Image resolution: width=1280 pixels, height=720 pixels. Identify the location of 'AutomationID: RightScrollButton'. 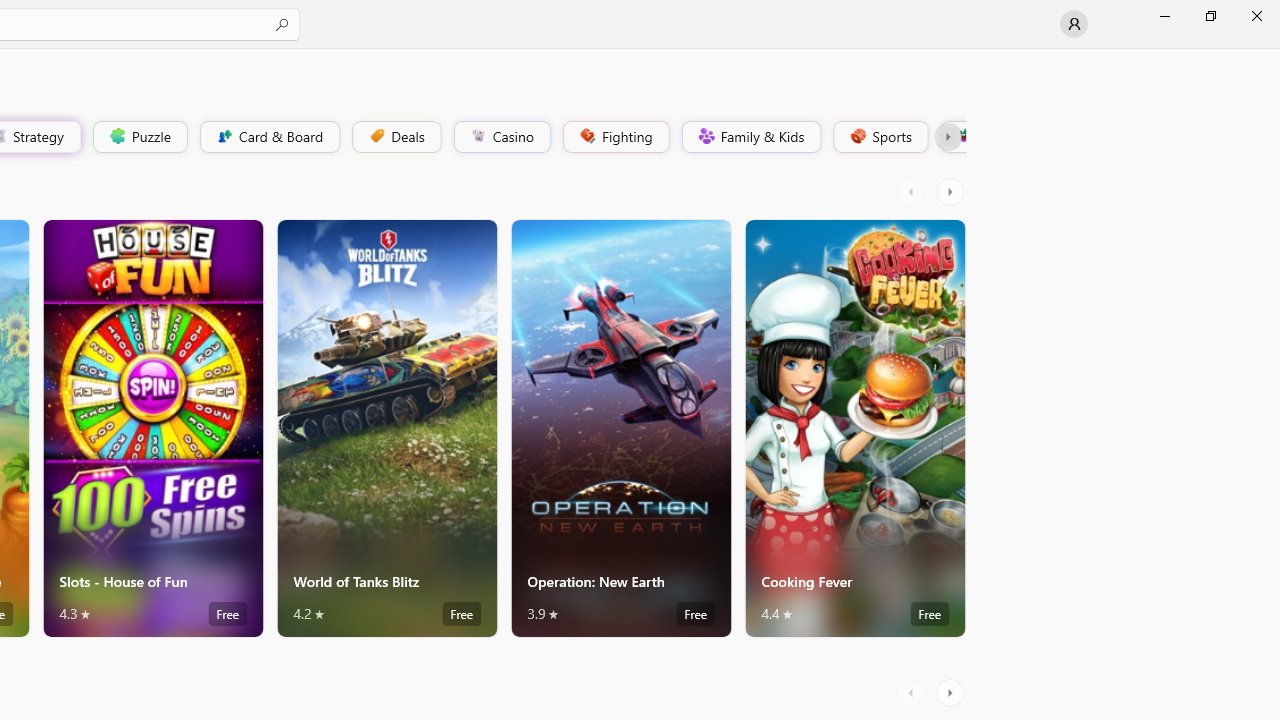
(951, 692).